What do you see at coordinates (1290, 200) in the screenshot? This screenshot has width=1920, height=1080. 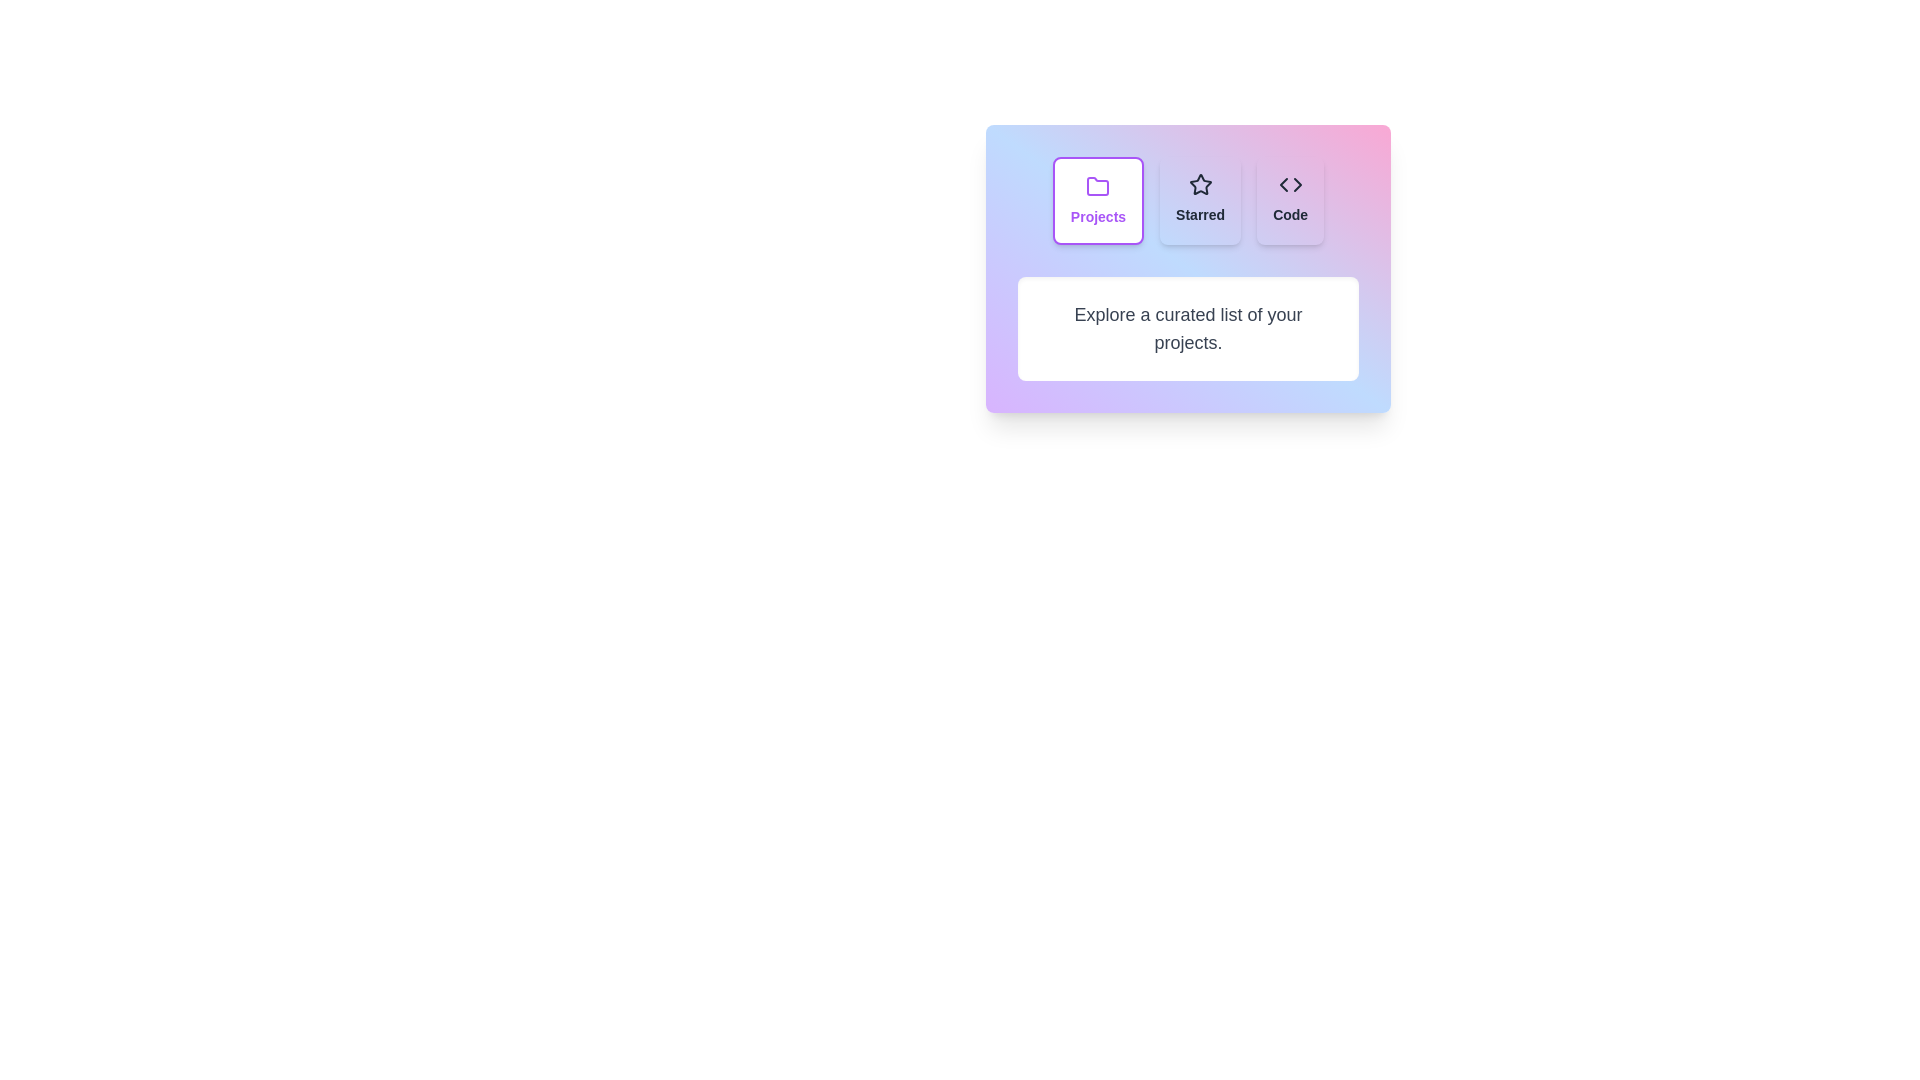 I see `the tab labeled Code` at bounding box center [1290, 200].